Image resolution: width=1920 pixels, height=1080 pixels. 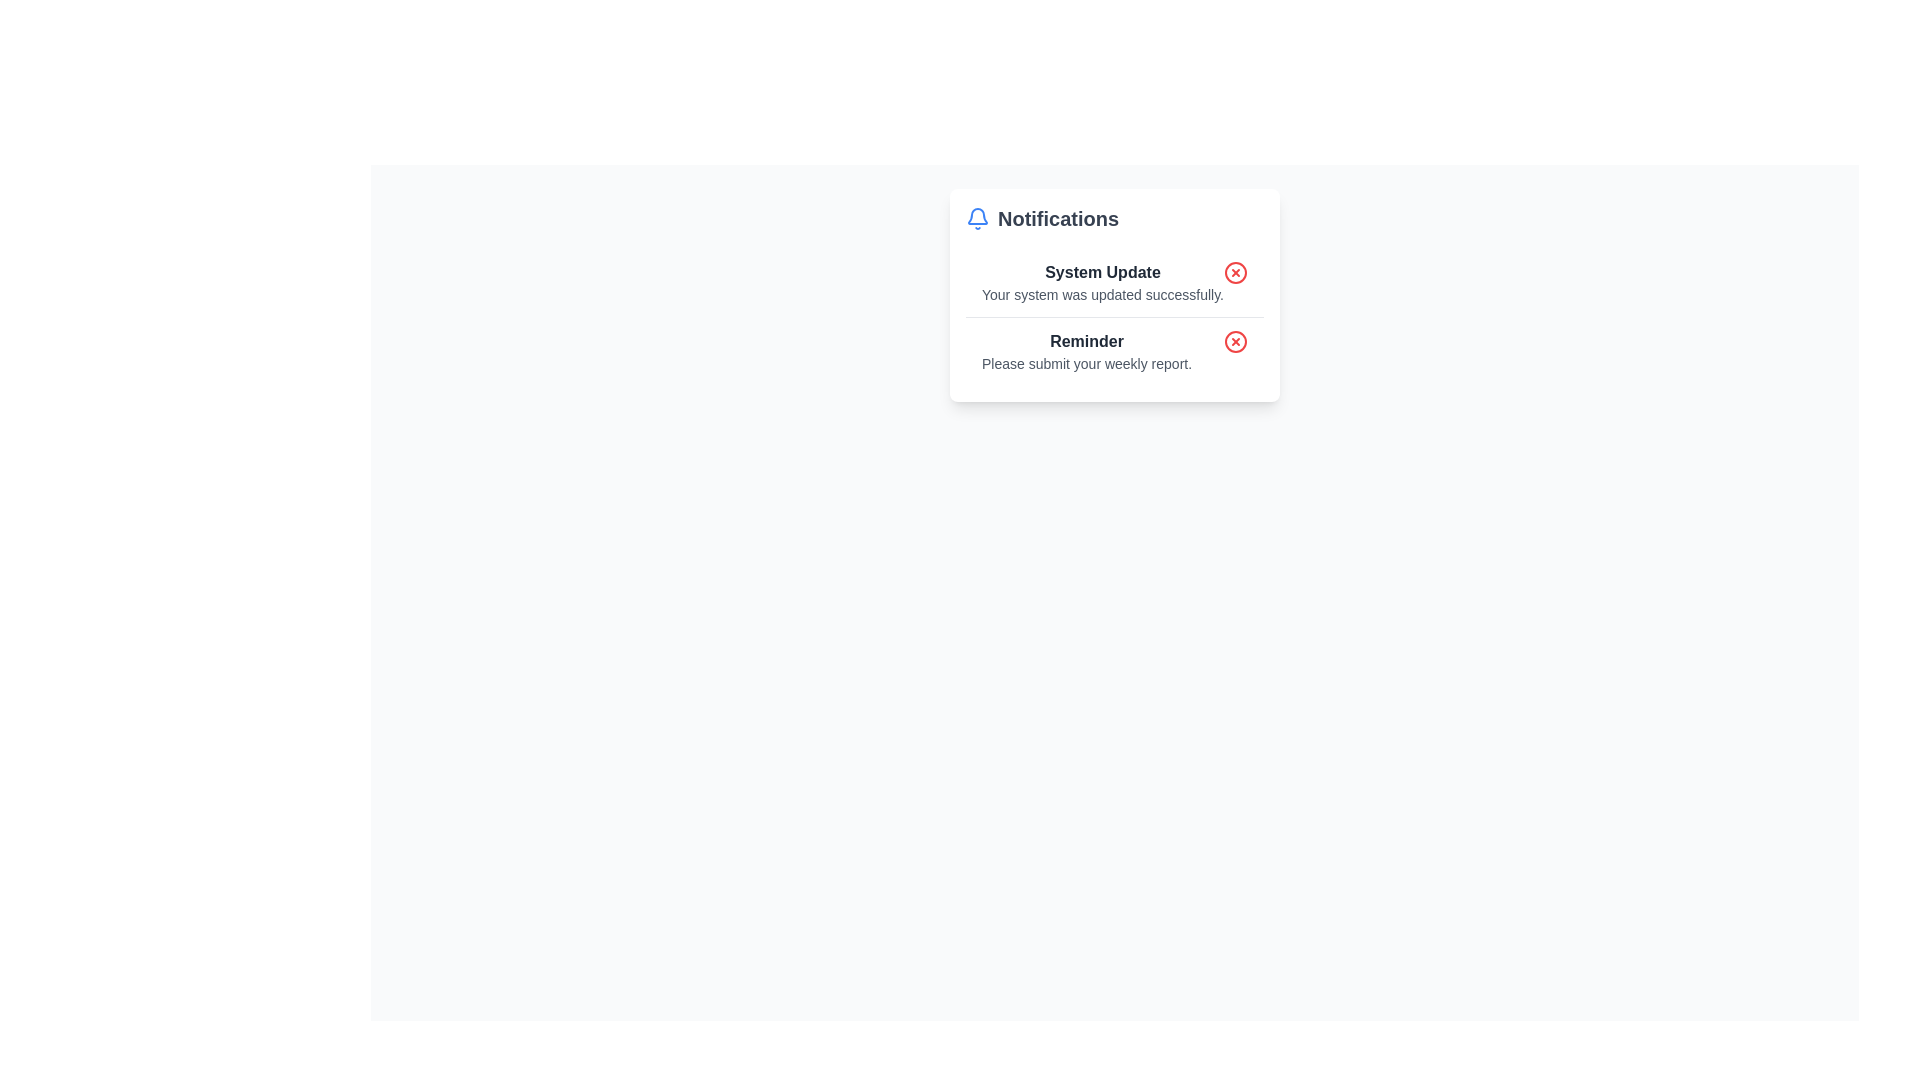 I want to click on the decorative SVG circle that outlines the dismissal button for the 'System Update' notification in the top notification entry box, so click(x=1235, y=273).